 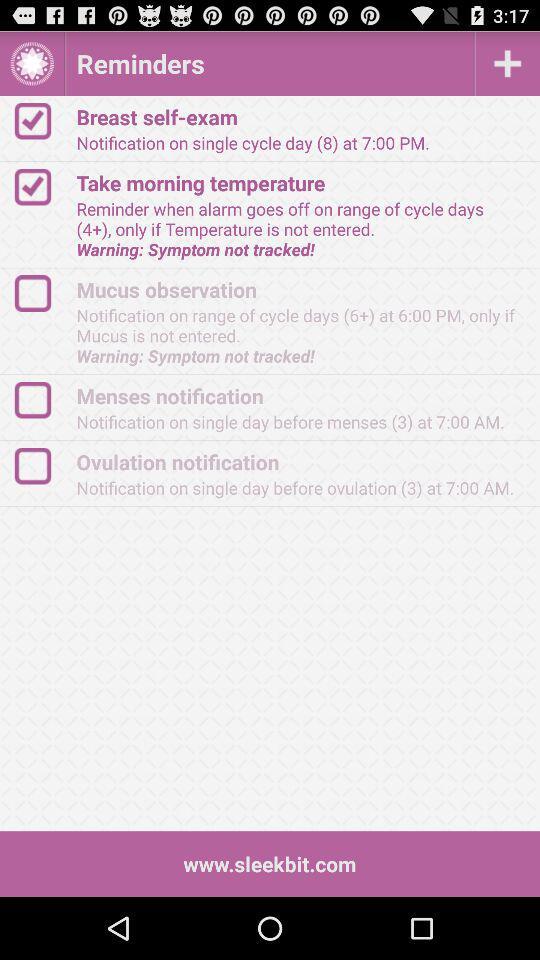 I want to click on reminder, so click(x=507, y=63).